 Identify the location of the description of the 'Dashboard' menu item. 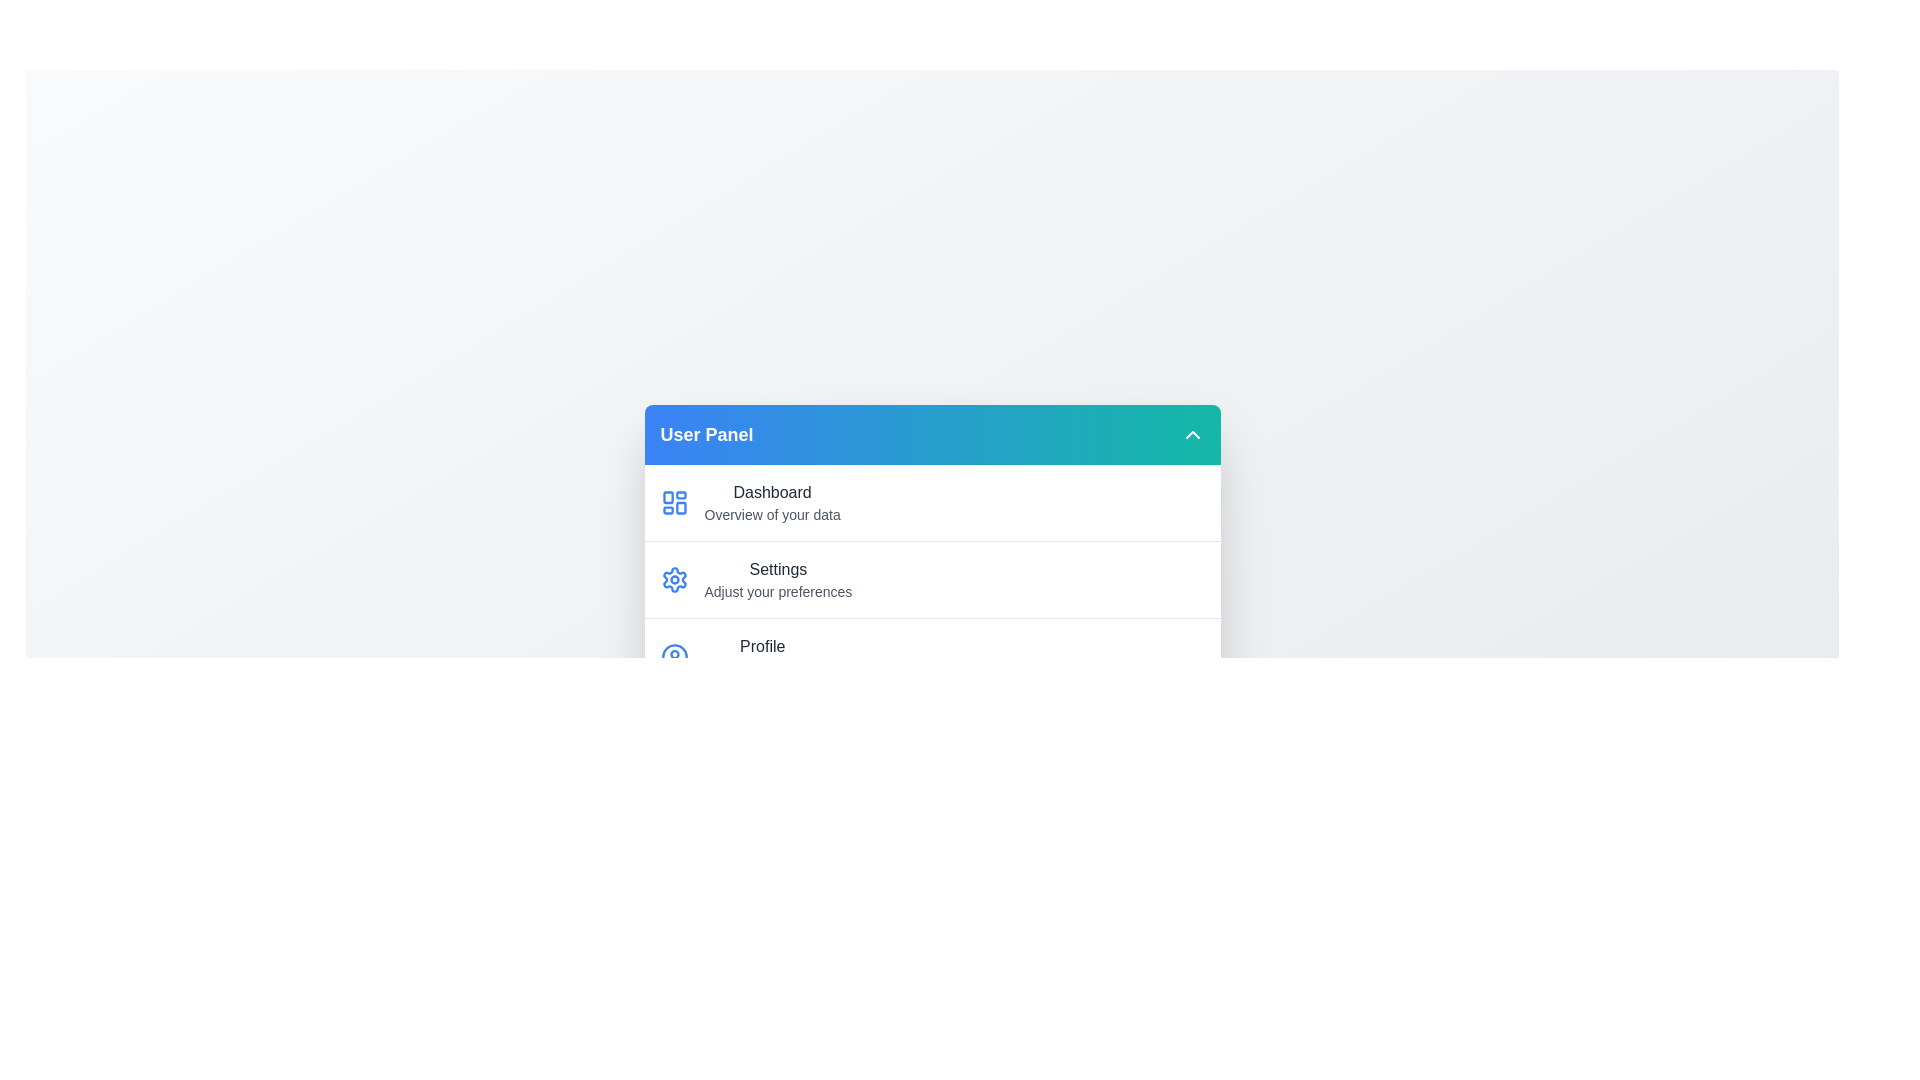
(771, 492).